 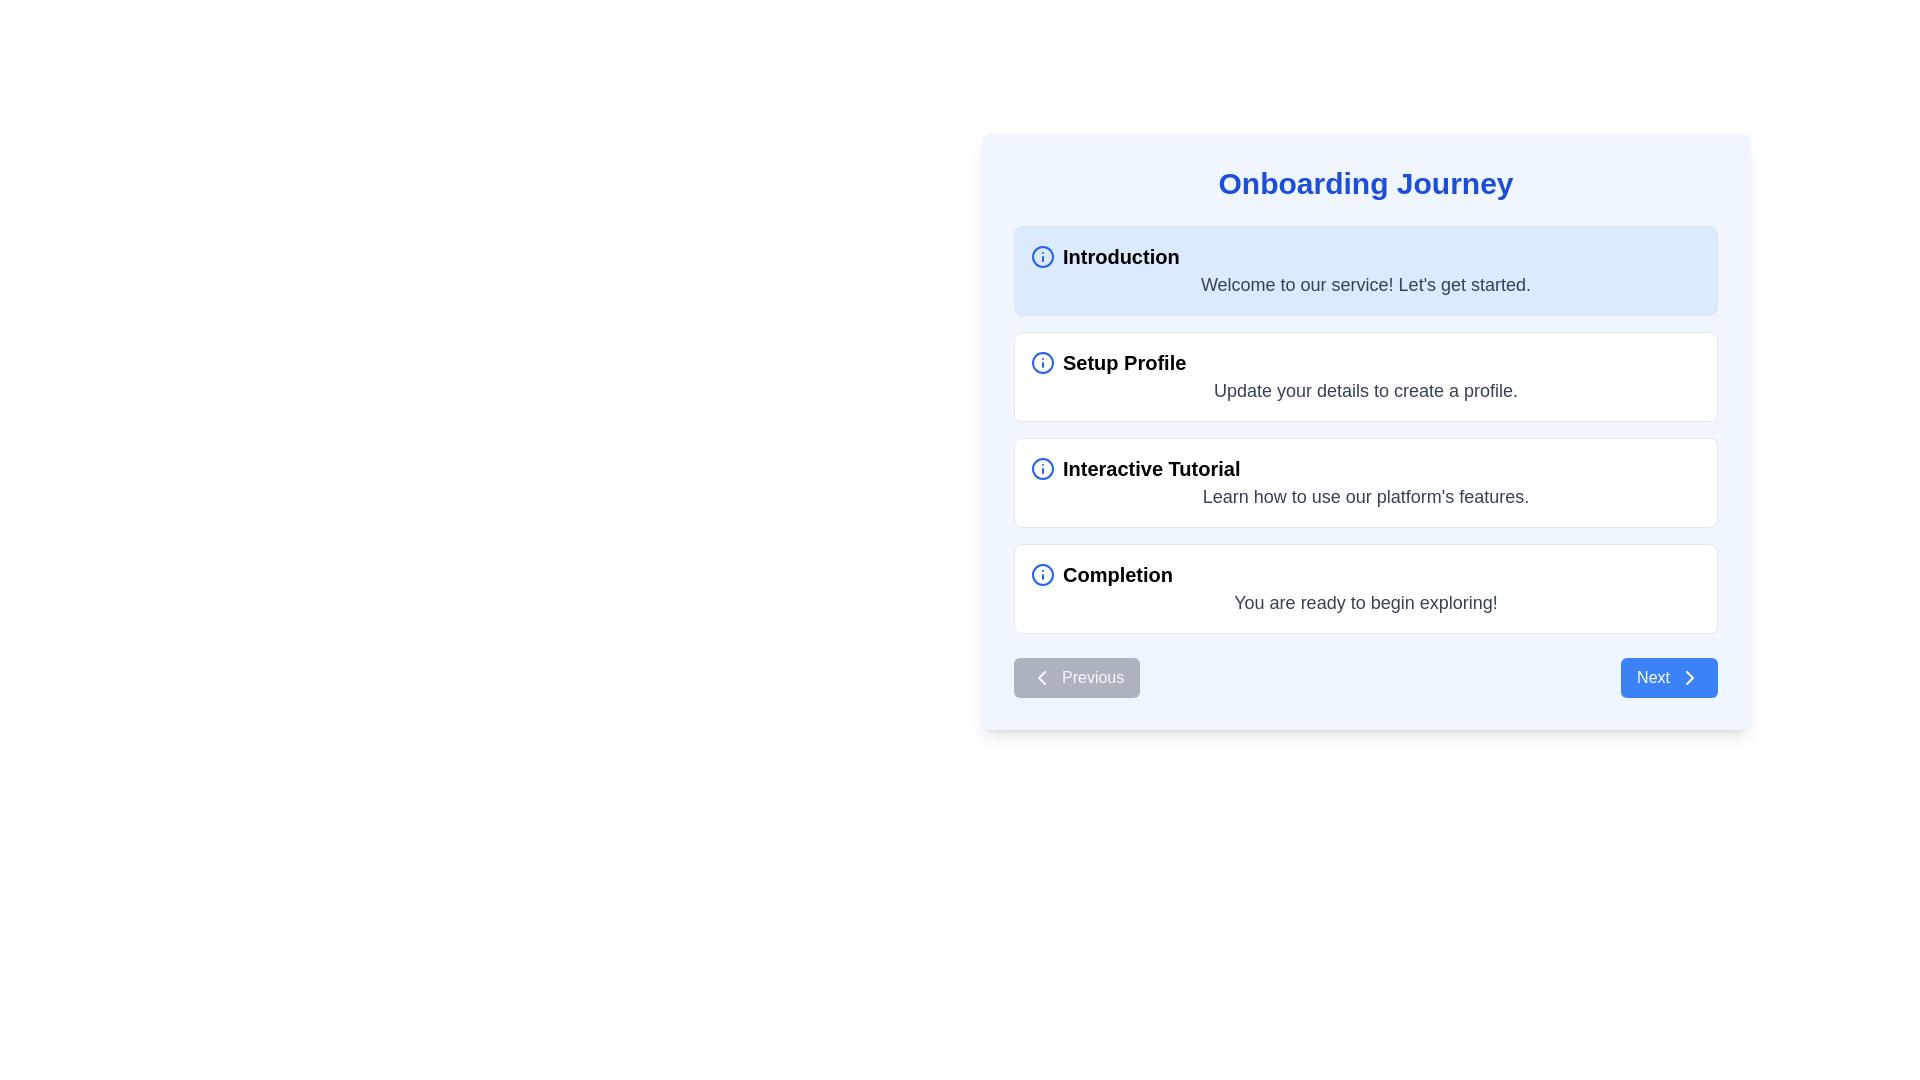 What do you see at coordinates (1365, 482) in the screenshot?
I see `the Informative Section Card, which is the third card in the onboarding sequence` at bounding box center [1365, 482].